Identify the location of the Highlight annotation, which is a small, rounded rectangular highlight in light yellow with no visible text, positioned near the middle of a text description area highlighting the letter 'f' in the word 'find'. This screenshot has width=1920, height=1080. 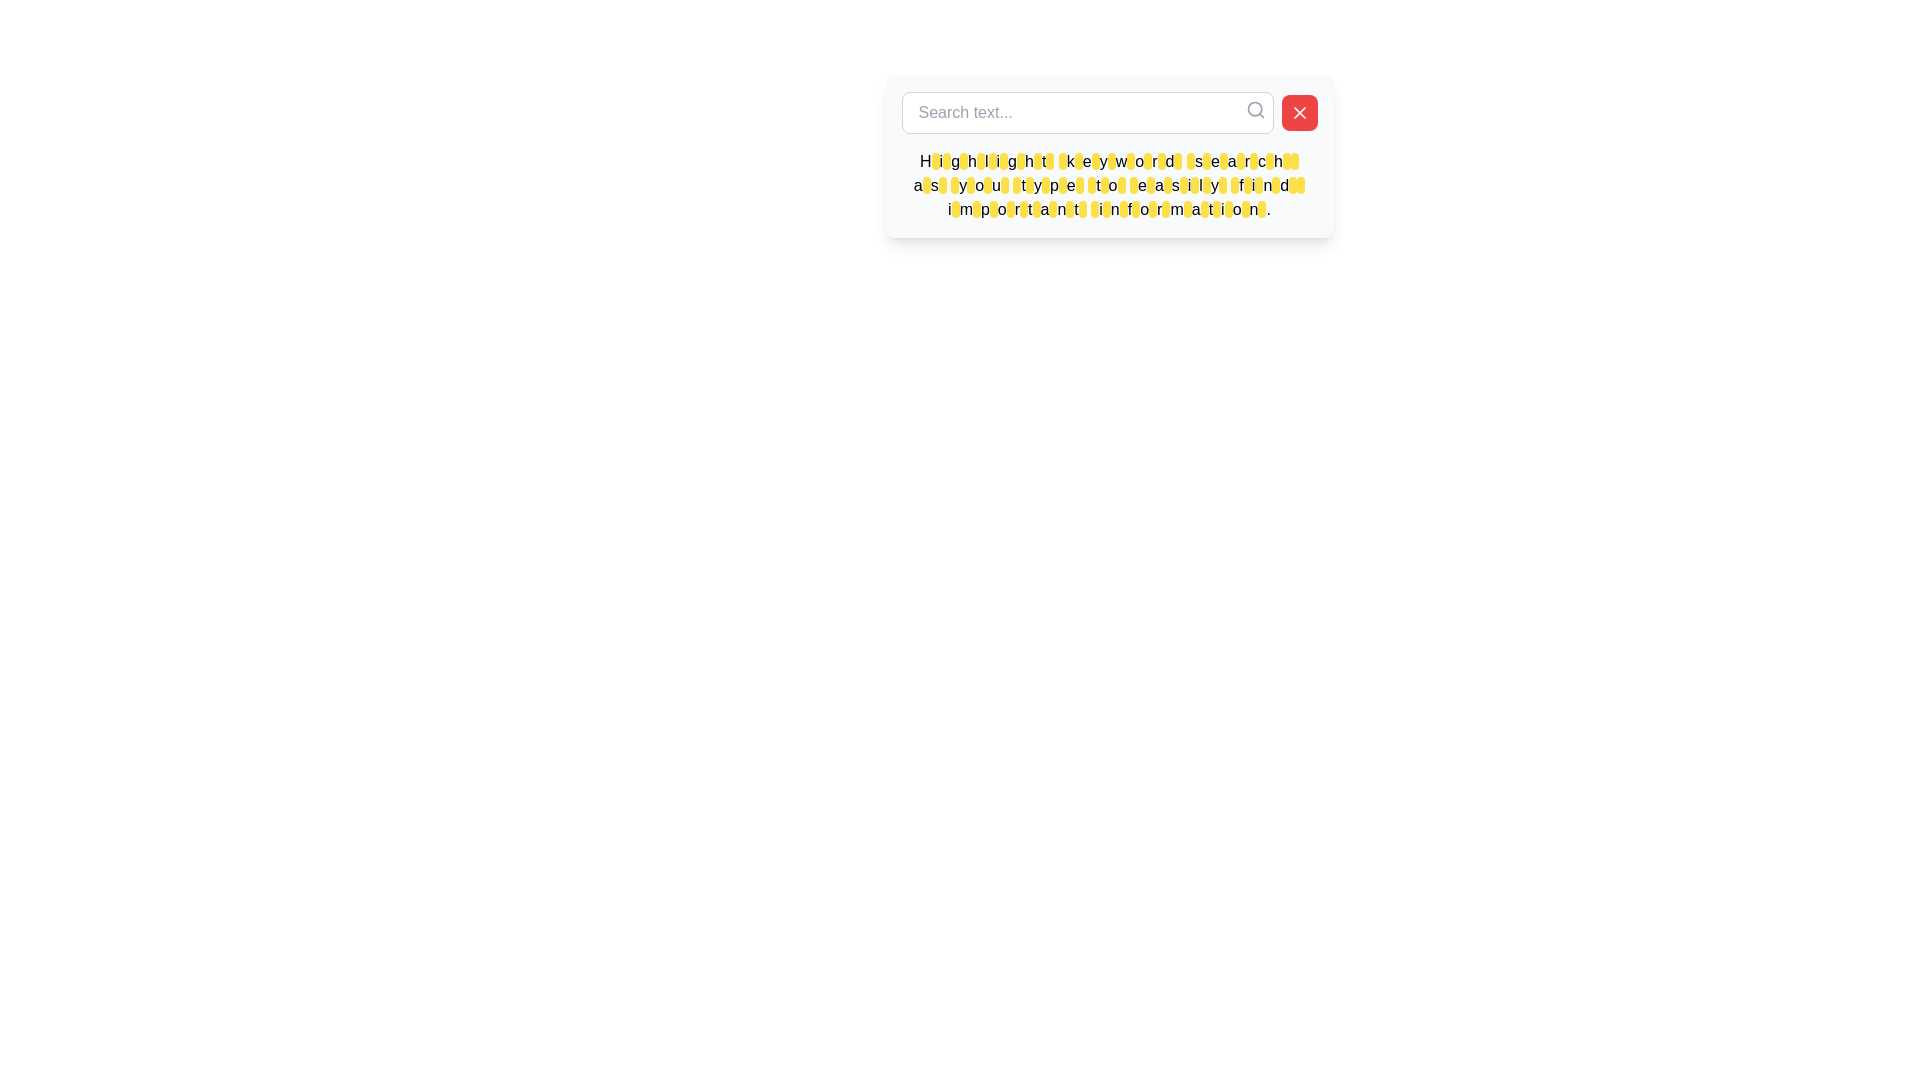
(1195, 185).